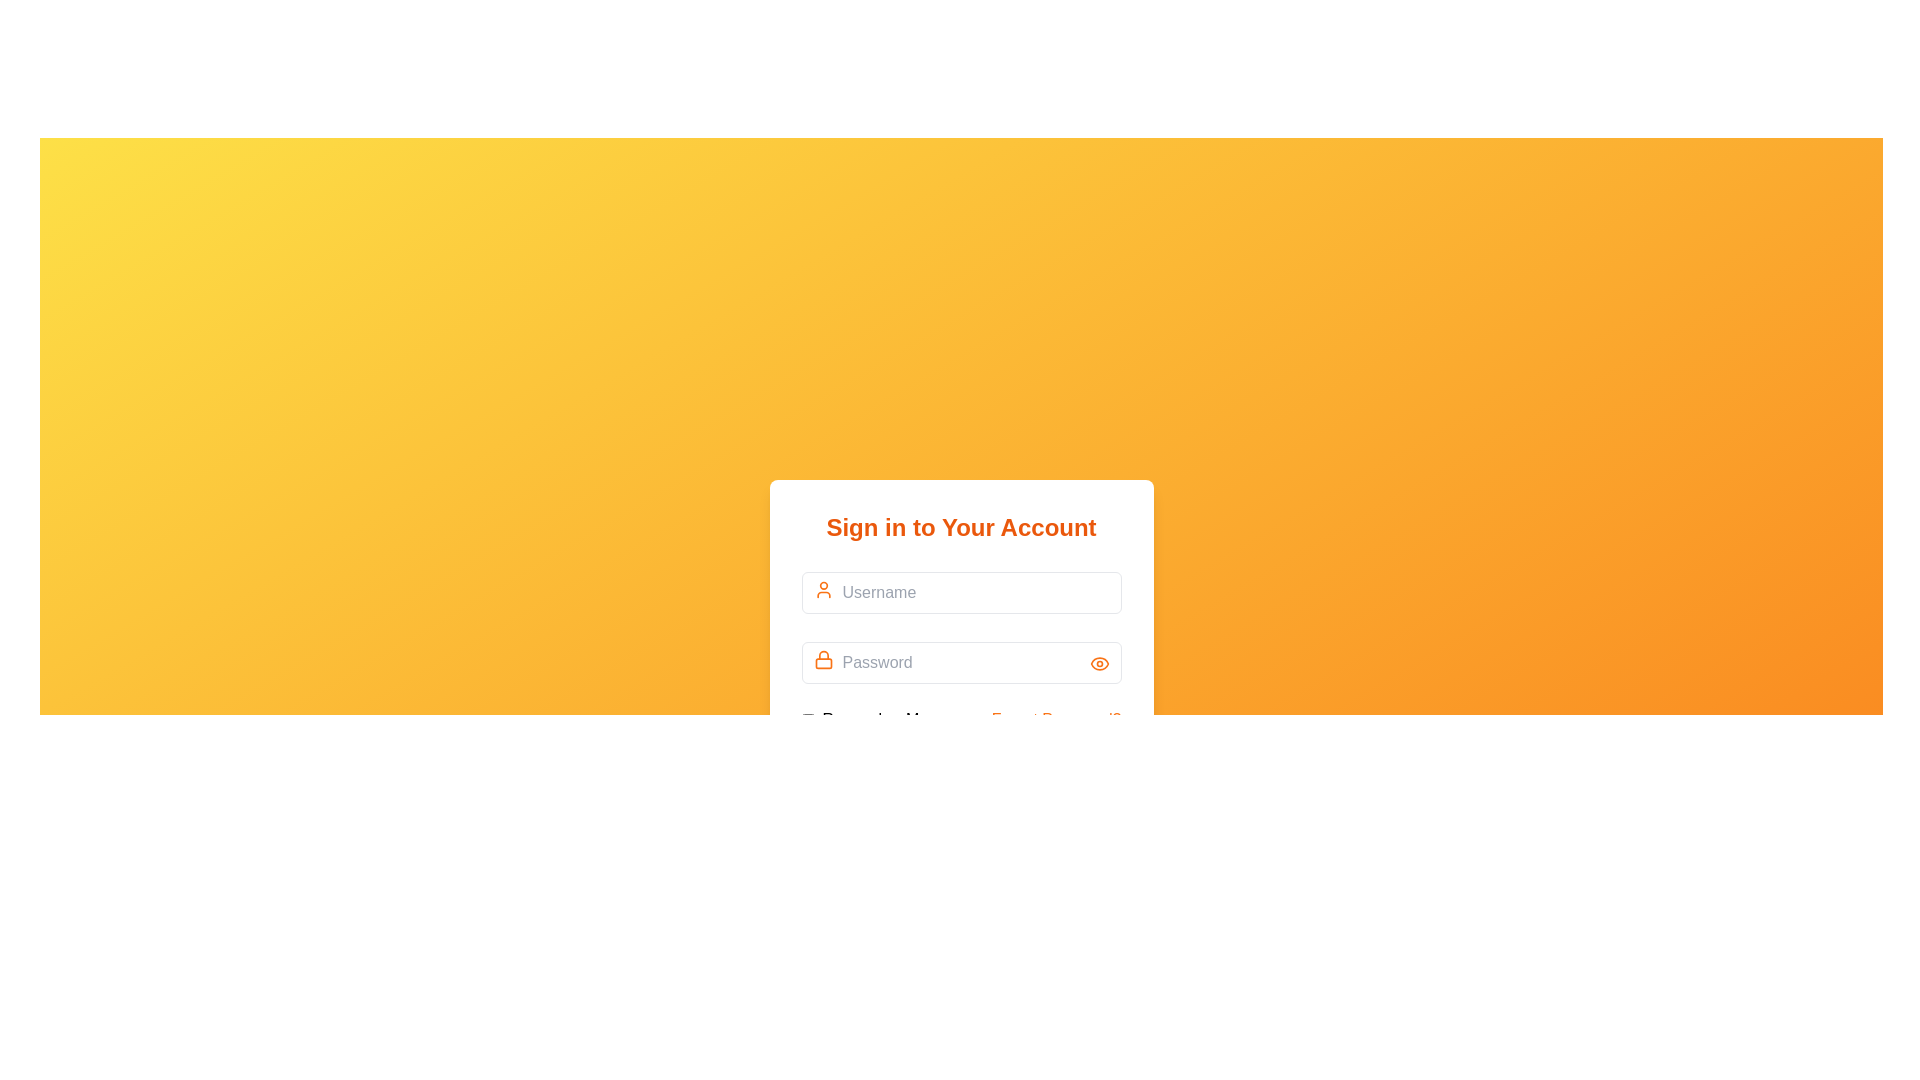 The width and height of the screenshot is (1920, 1080). I want to click on the Password input field located below the username input field and above the 'Remember Me' section, so click(961, 677).